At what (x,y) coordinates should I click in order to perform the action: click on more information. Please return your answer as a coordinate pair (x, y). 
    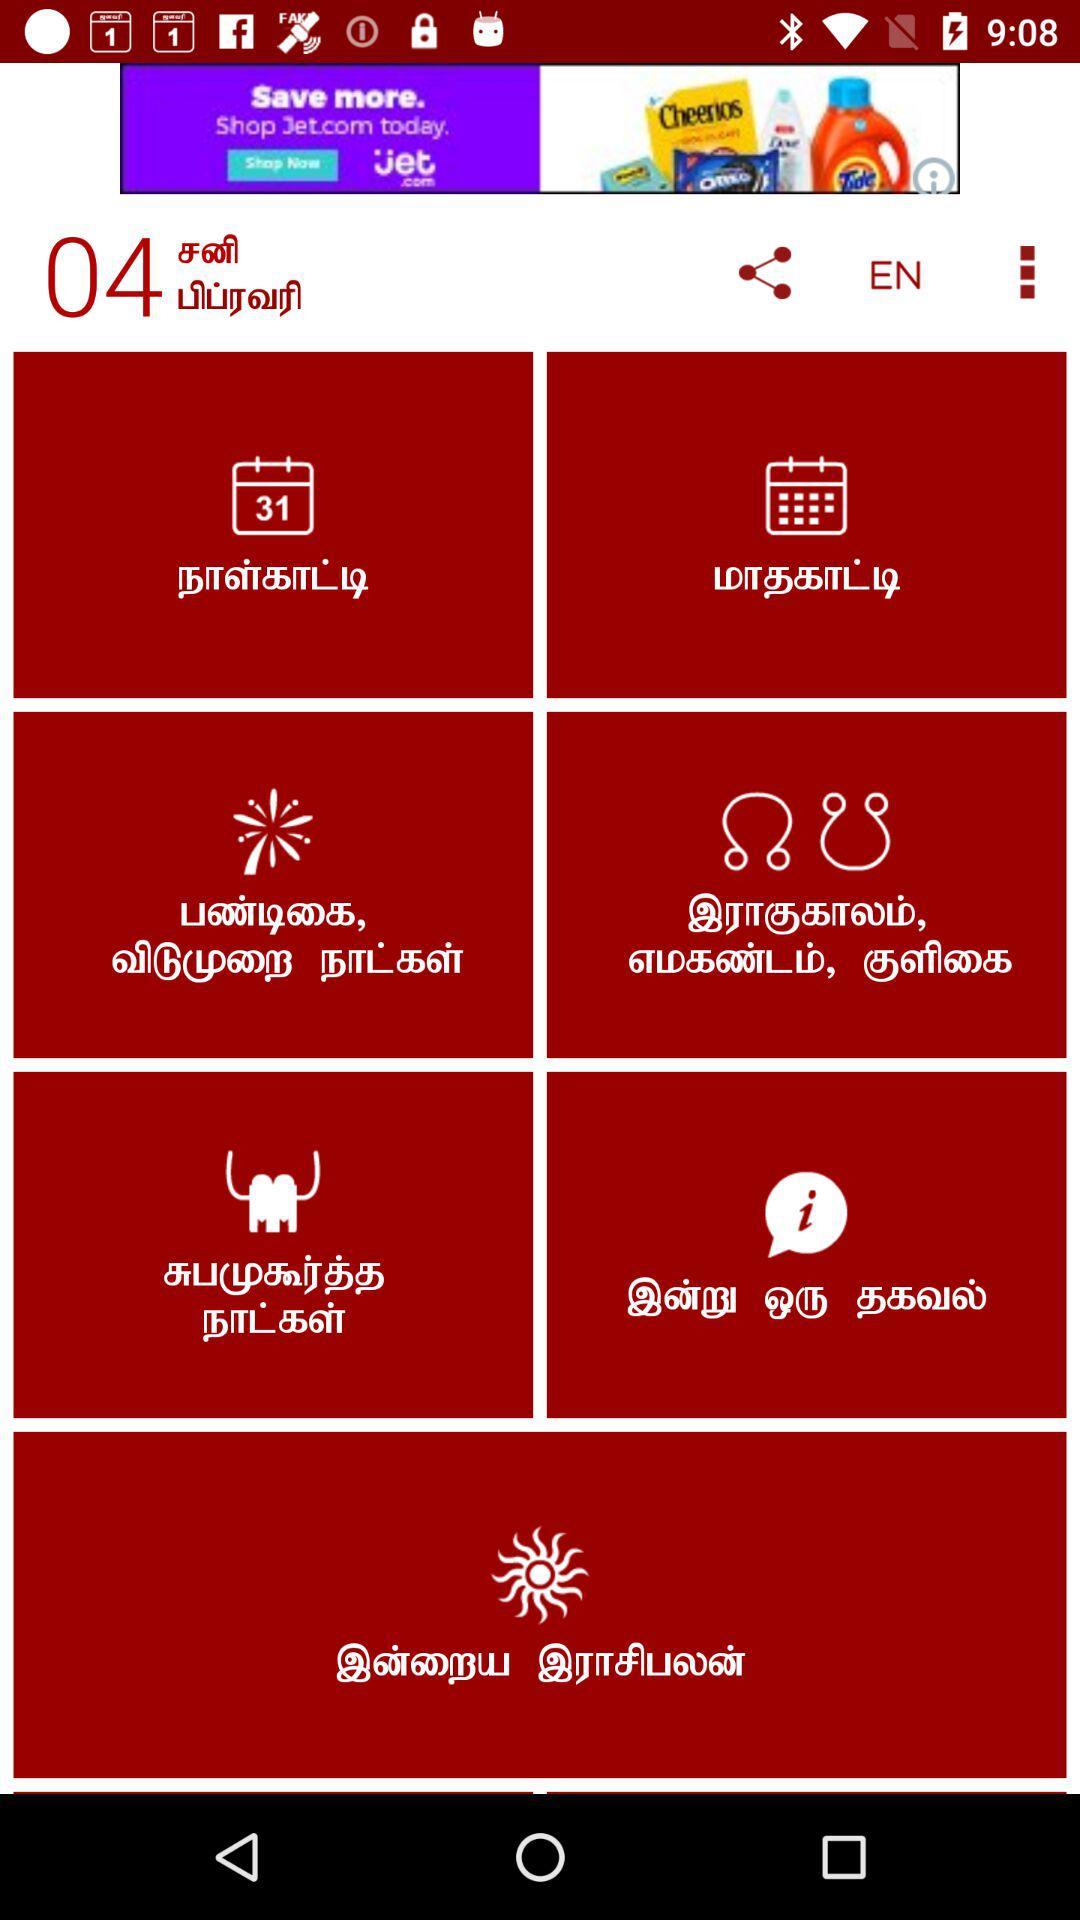
    Looking at the image, I should click on (1027, 271).